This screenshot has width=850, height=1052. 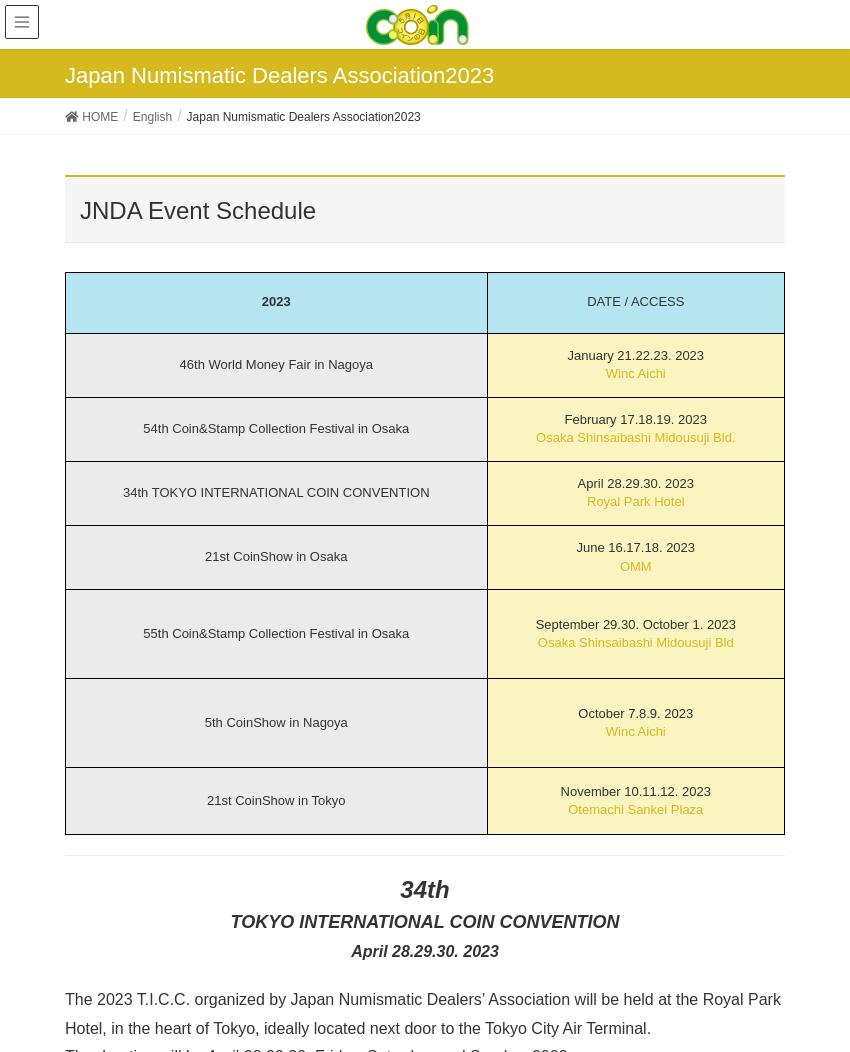 What do you see at coordinates (587, 301) in the screenshot?
I see `'DATE / ACCESS'` at bounding box center [587, 301].